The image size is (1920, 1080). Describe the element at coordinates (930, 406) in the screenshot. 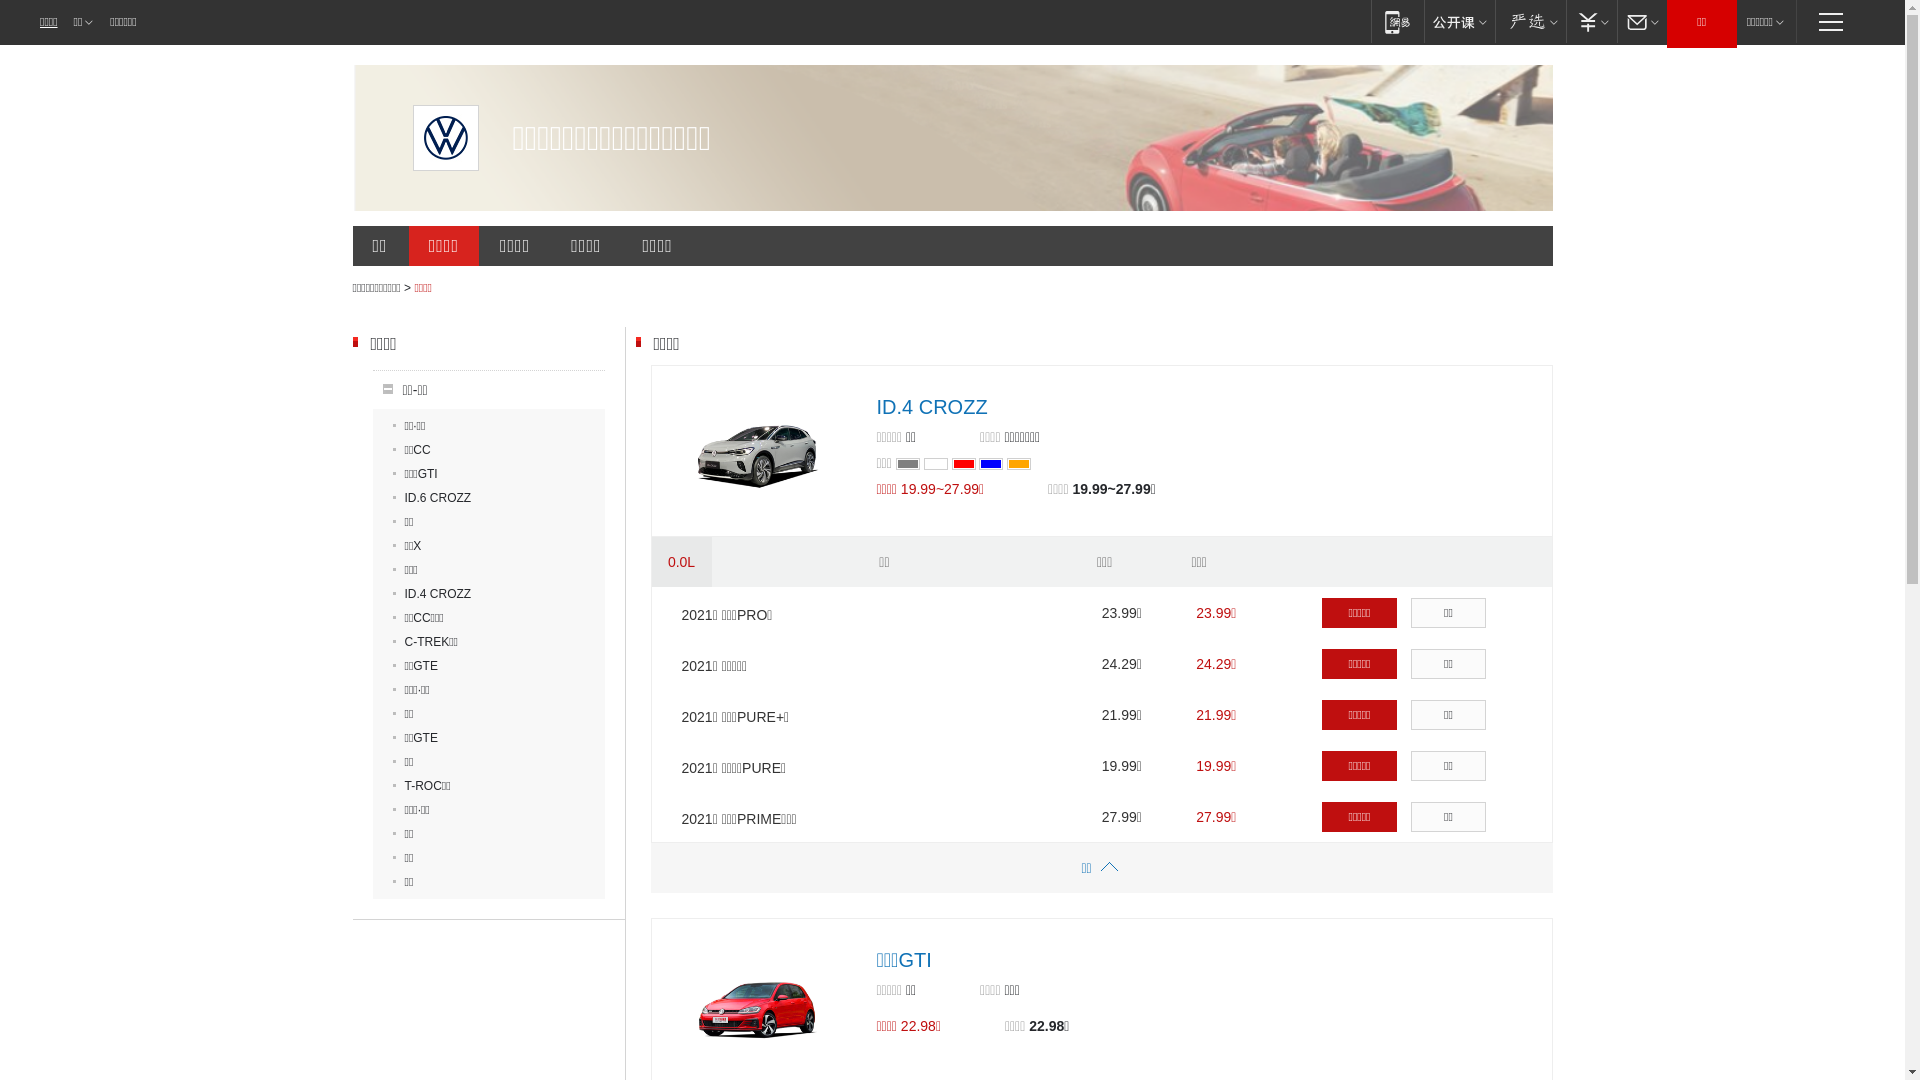

I see `'ID.4 CROZZ'` at that location.